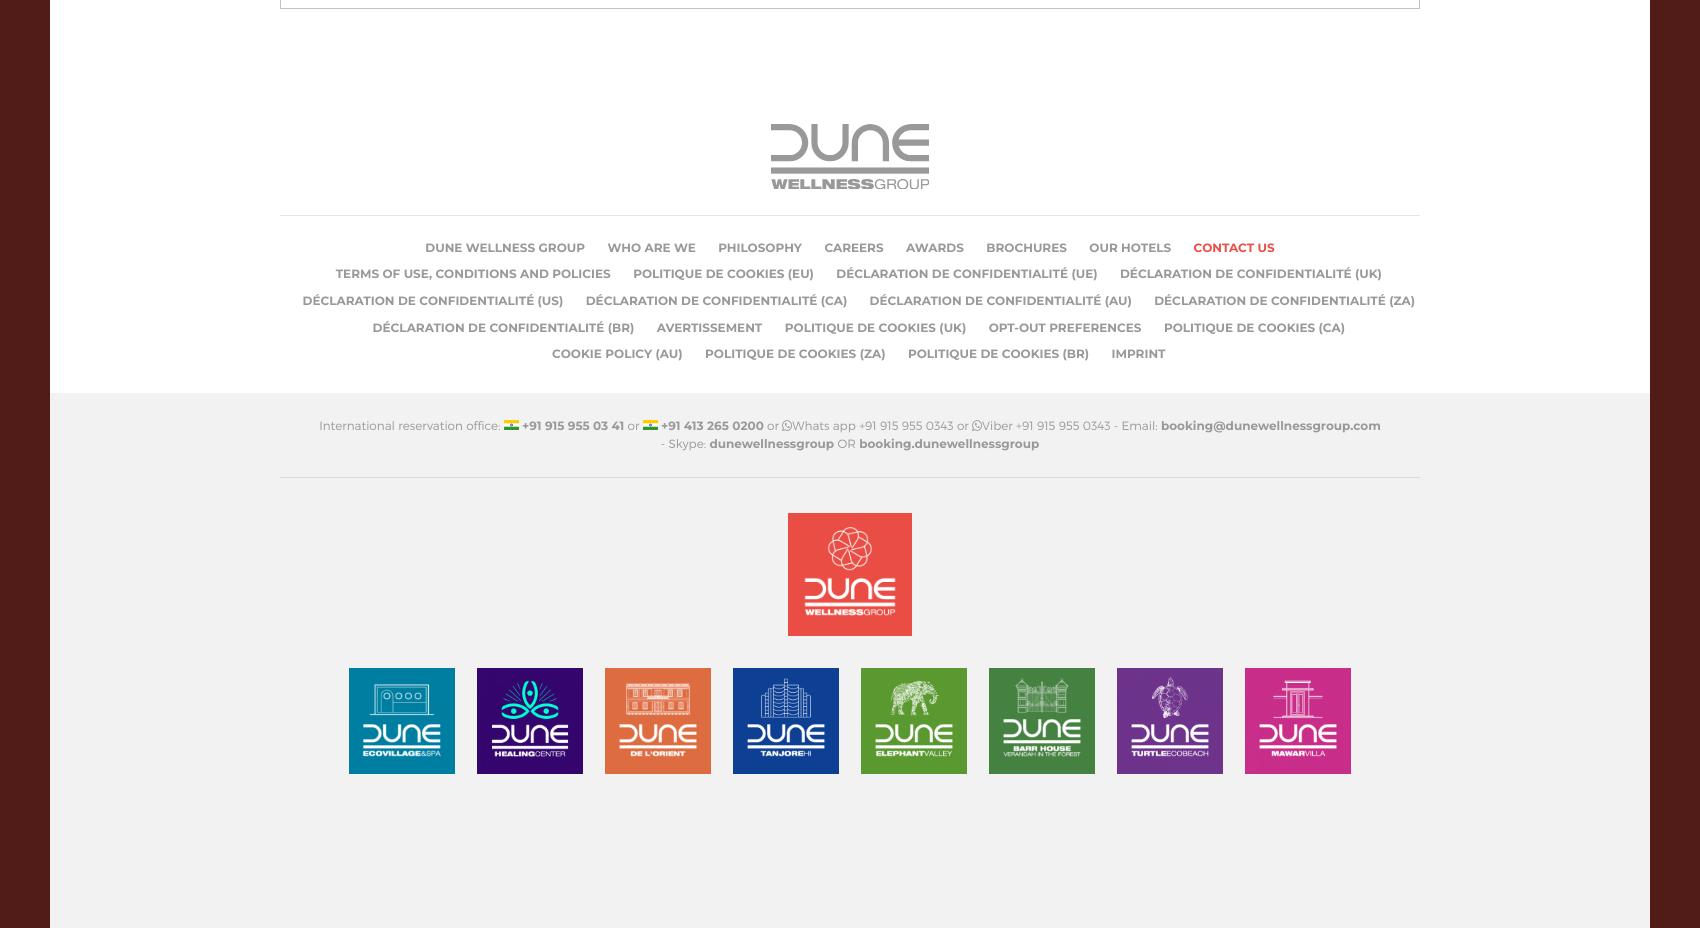  Describe the element at coordinates (1064, 326) in the screenshot. I see `'Opt-out preferences'` at that location.